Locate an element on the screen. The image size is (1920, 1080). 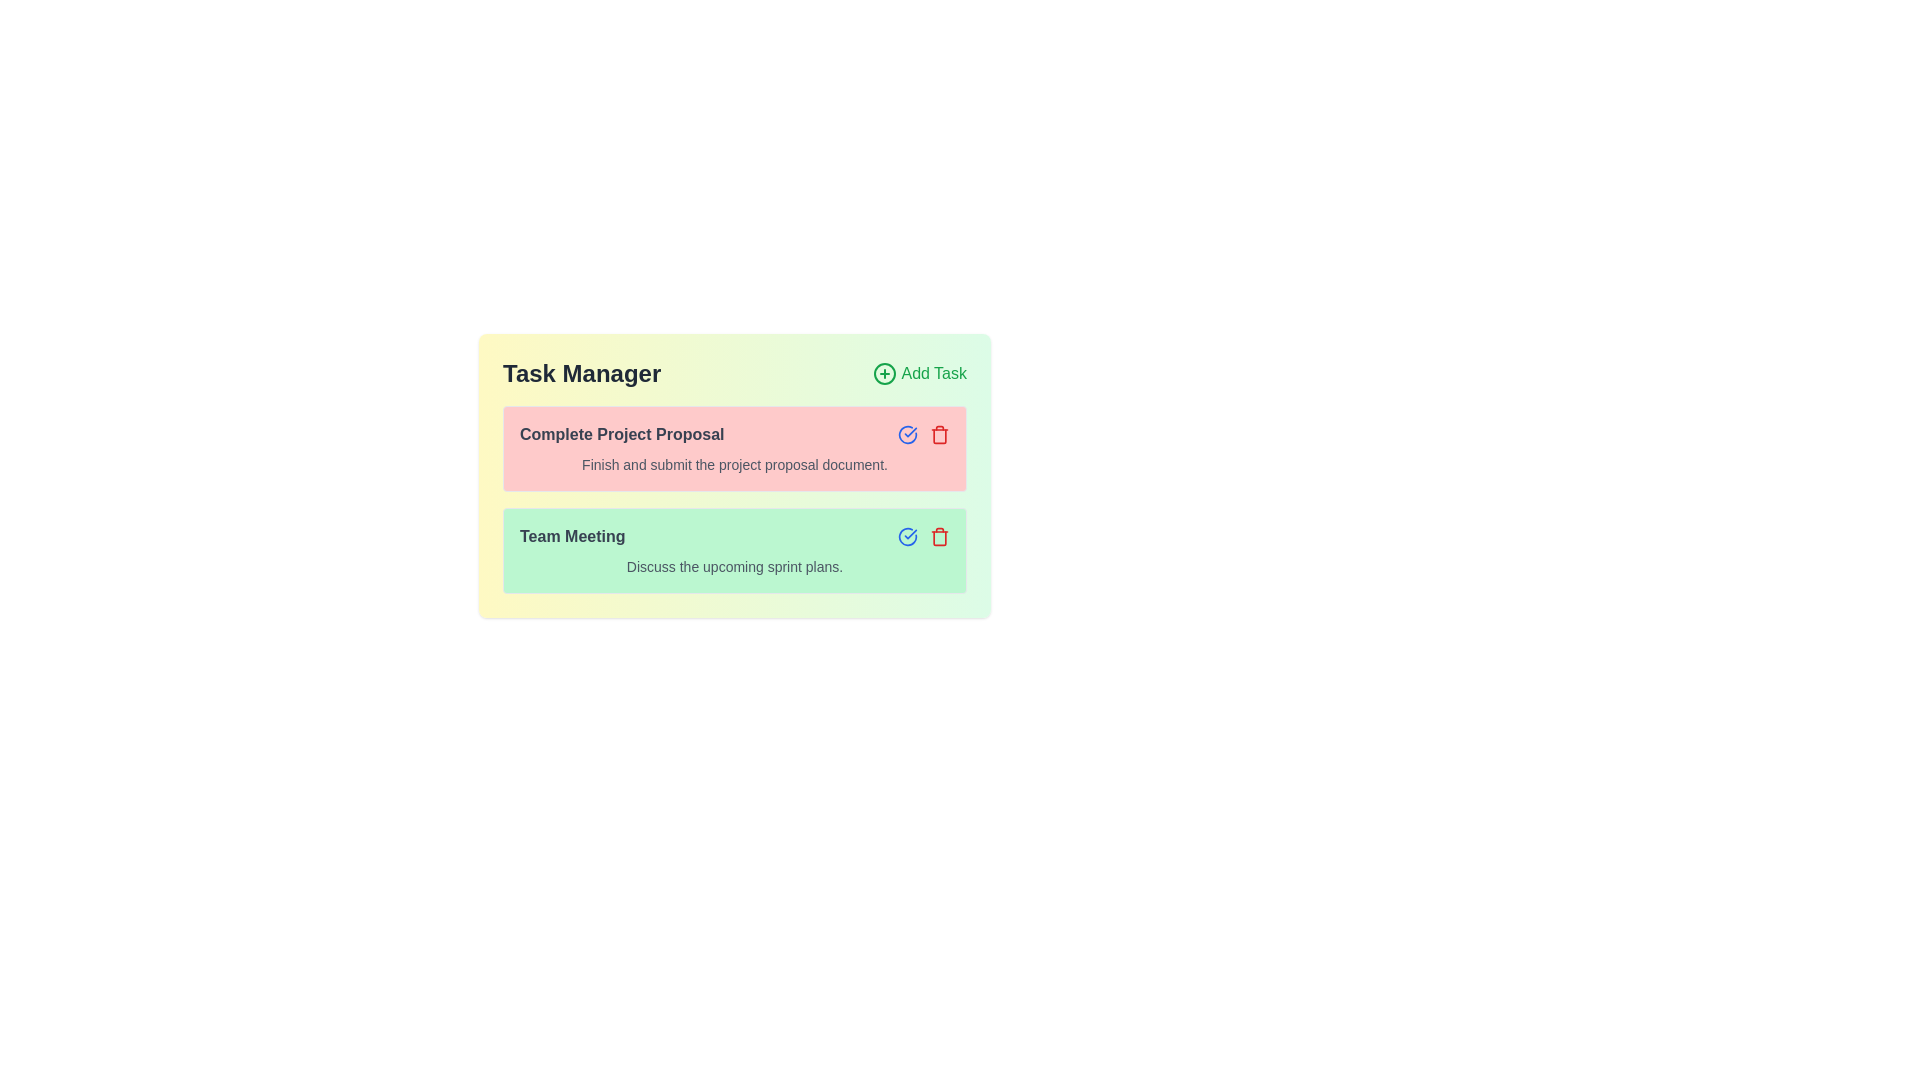
the circular outline of the 'Add Task' icon located in the top-right corner of the 'Task Manager' header section is located at coordinates (884, 374).